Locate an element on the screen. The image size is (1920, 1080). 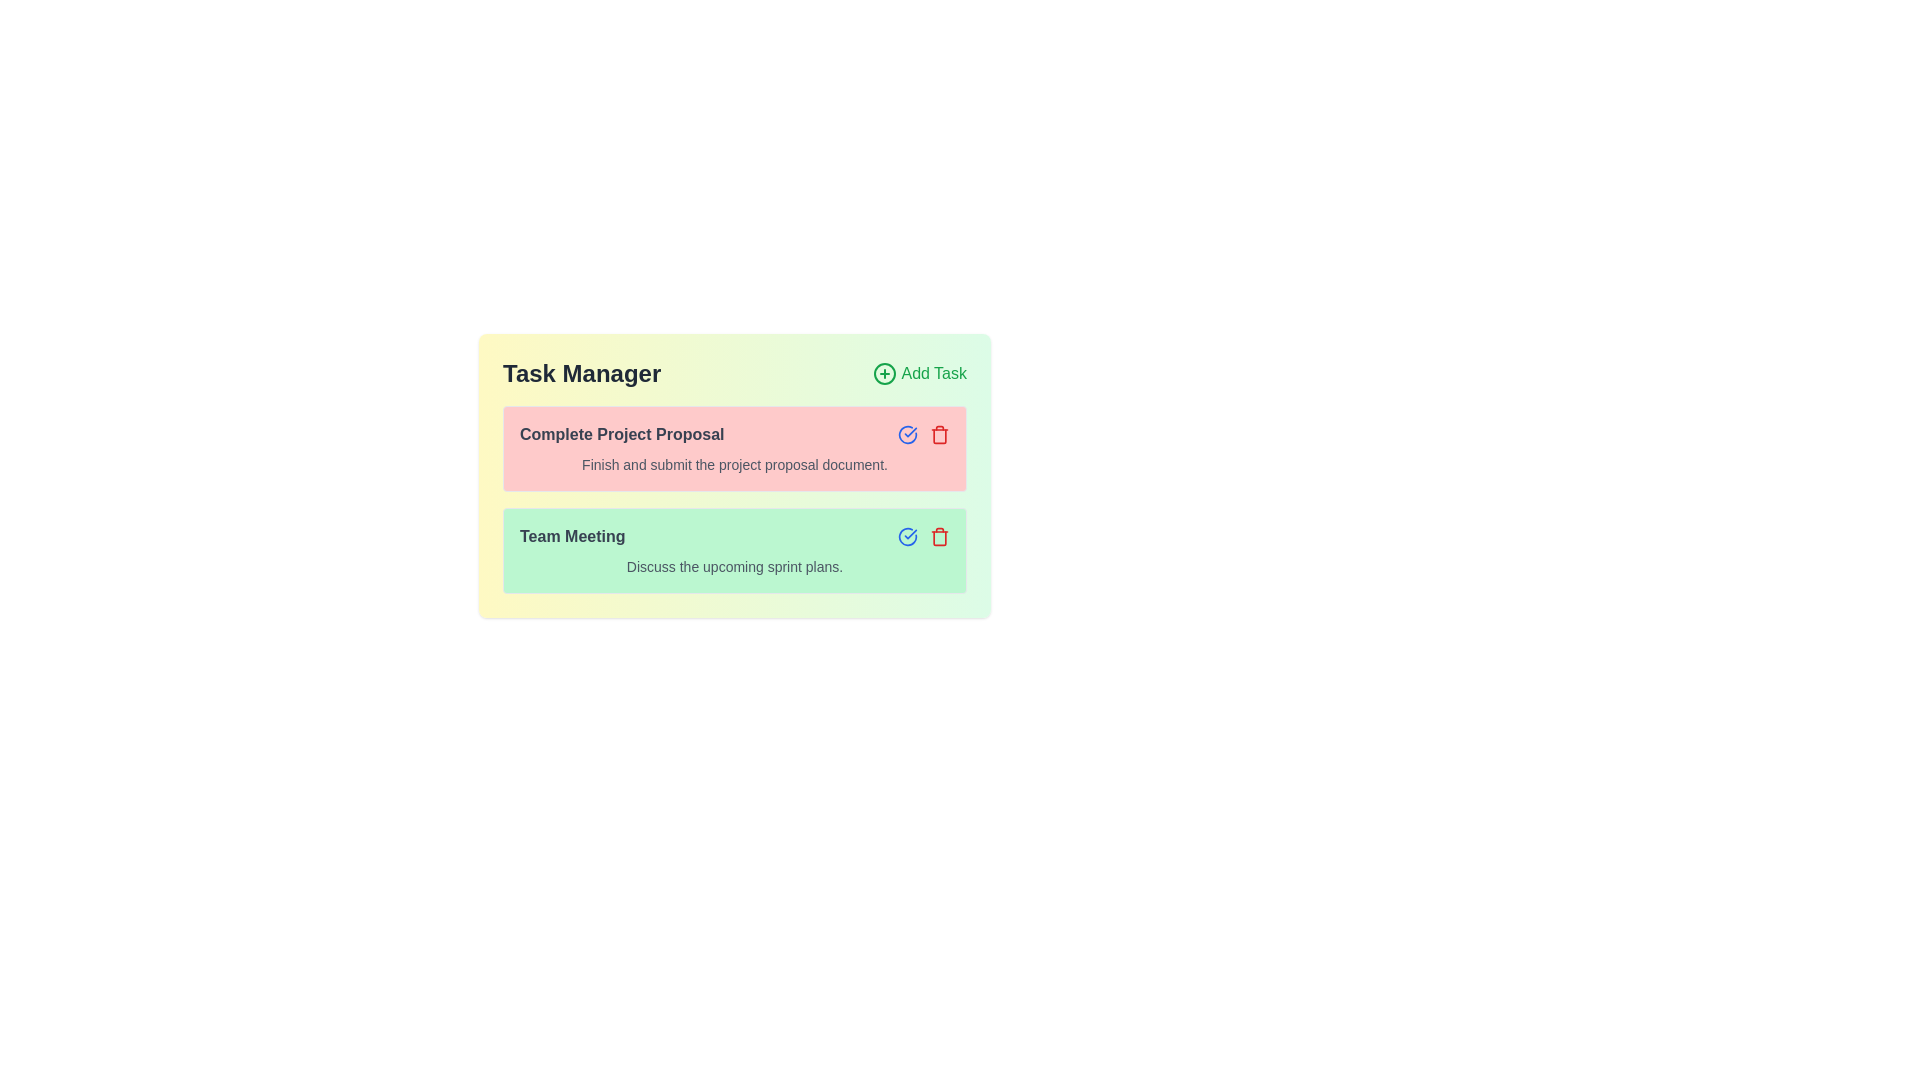
the circular outline of the 'Add Task' icon located in the top-right corner of the 'Task Manager' header section is located at coordinates (884, 374).